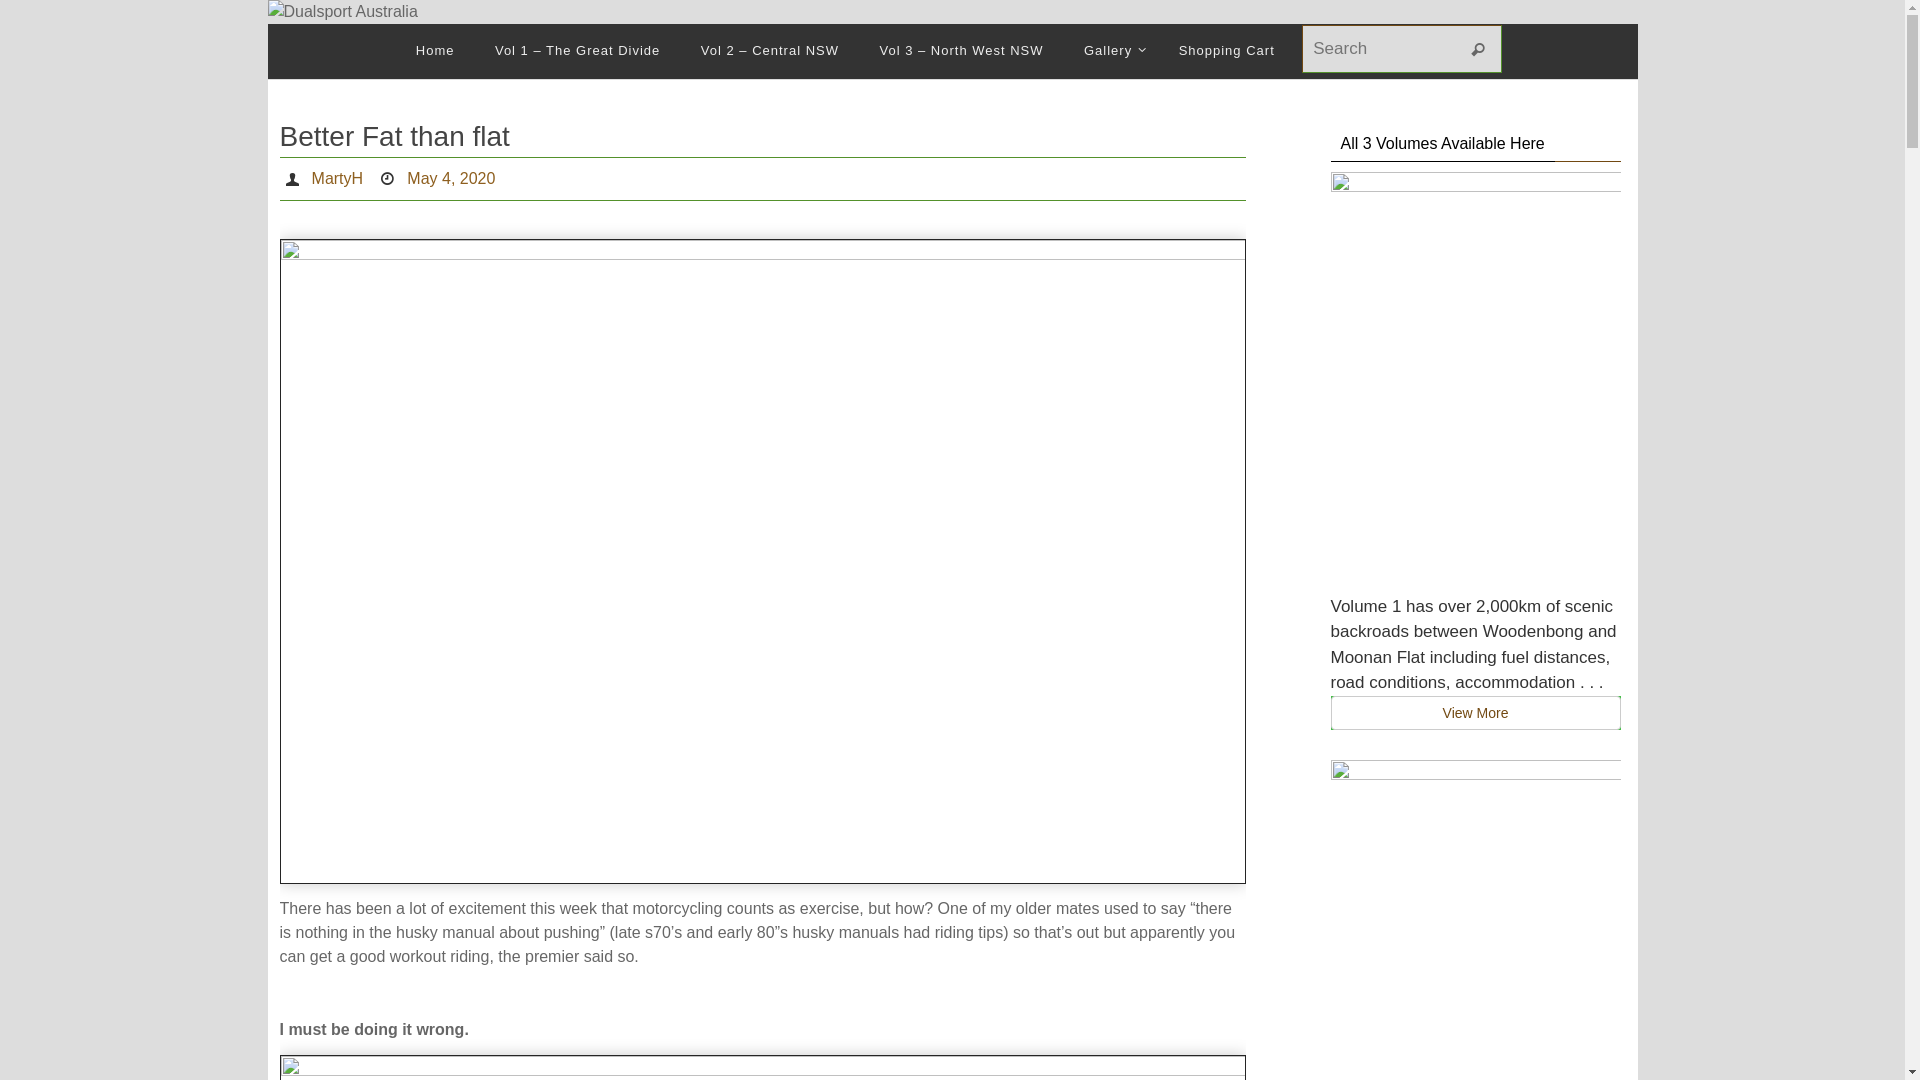 This screenshot has width=1920, height=1080. What do you see at coordinates (450, 177) in the screenshot?
I see `'May 4, 2020'` at bounding box center [450, 177].